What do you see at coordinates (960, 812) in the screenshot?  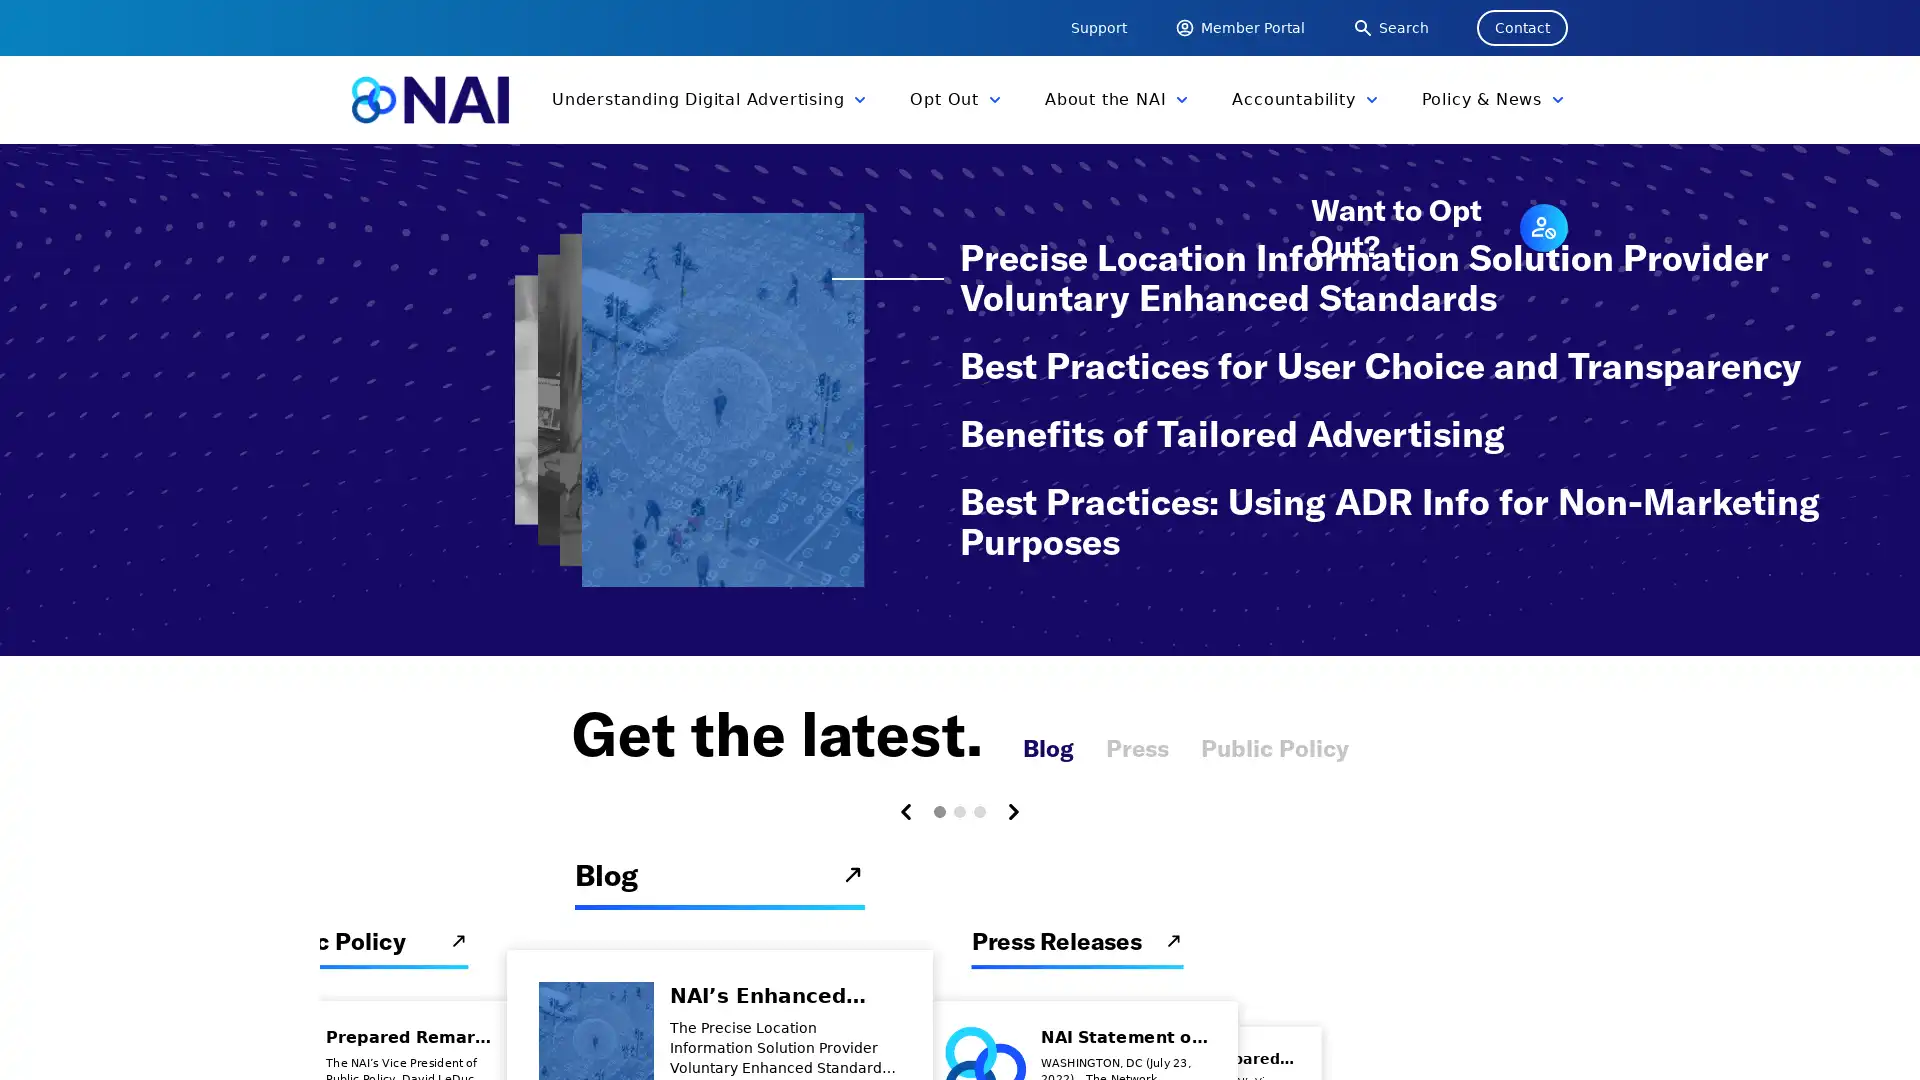 I see `Carousel Page 2` at bounding box center [960, 812].